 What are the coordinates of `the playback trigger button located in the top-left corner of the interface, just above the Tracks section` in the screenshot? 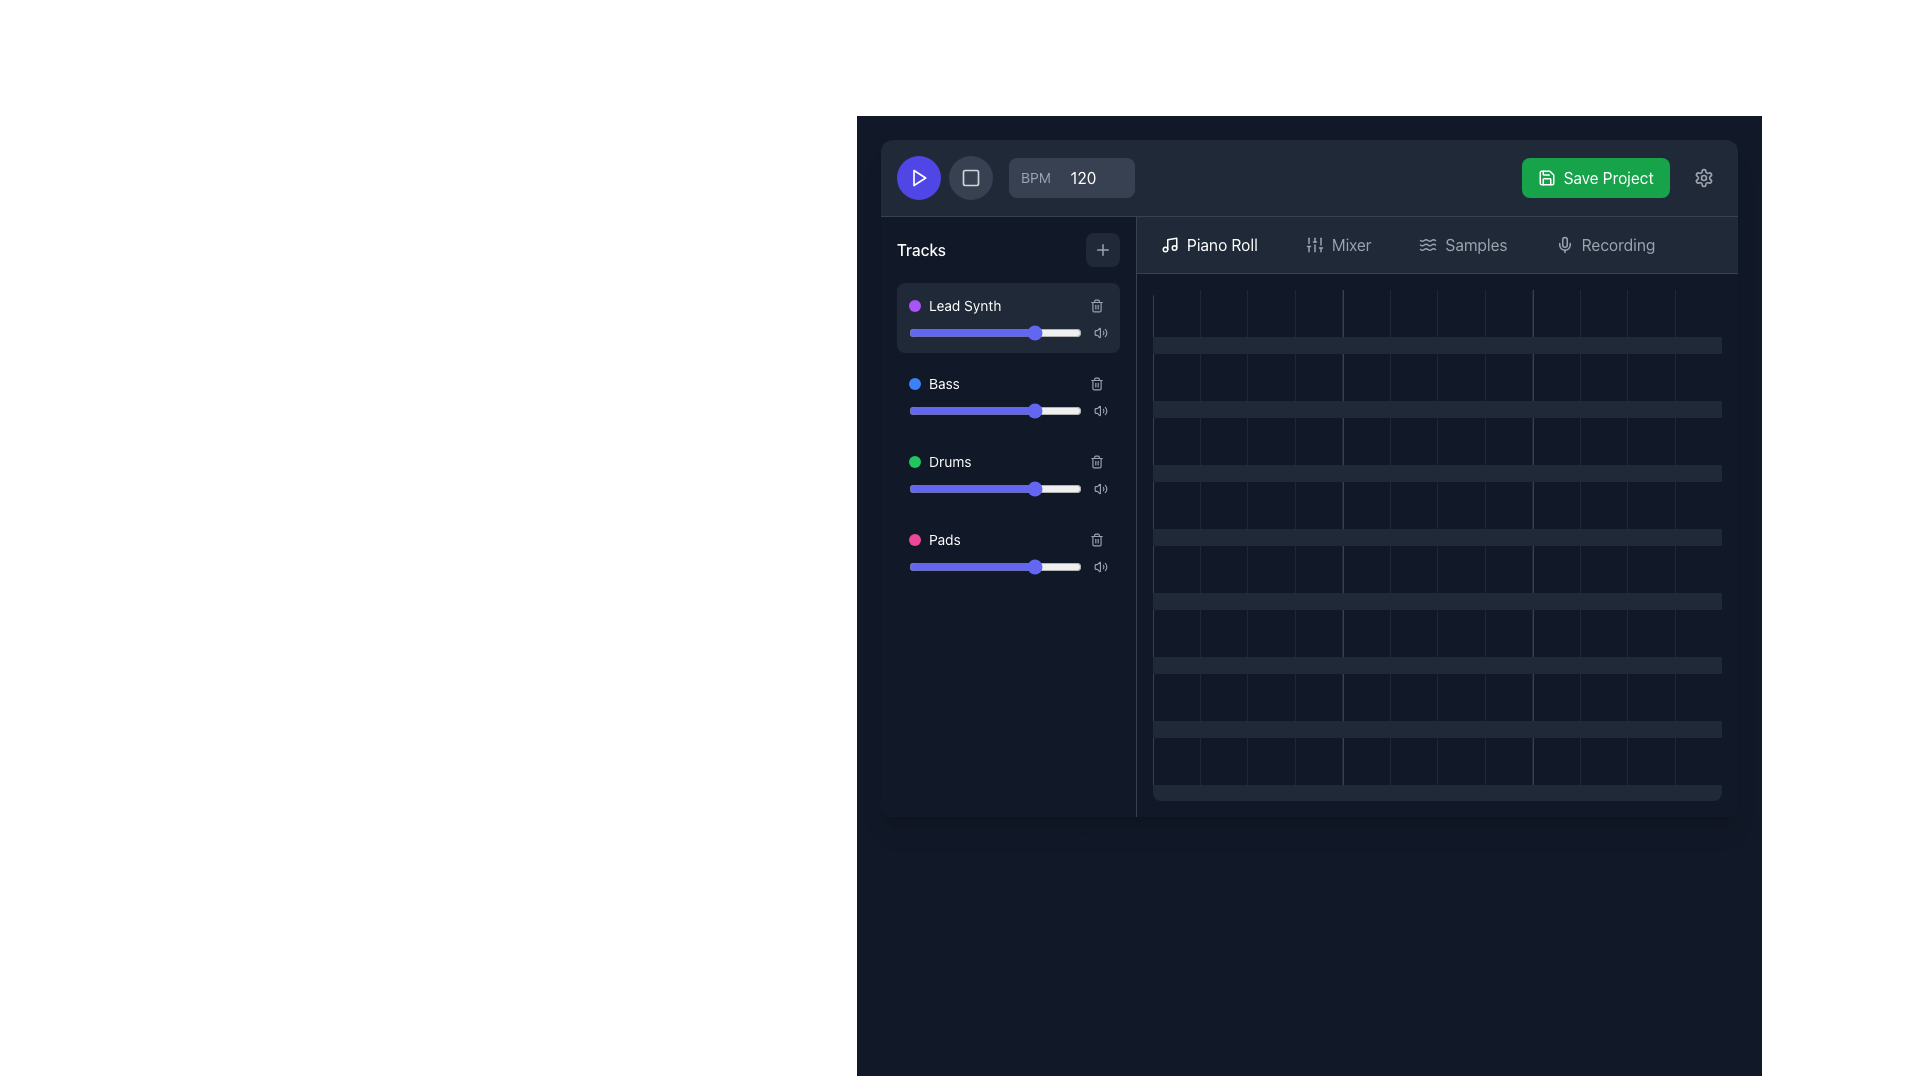 It's located at (917, 176).